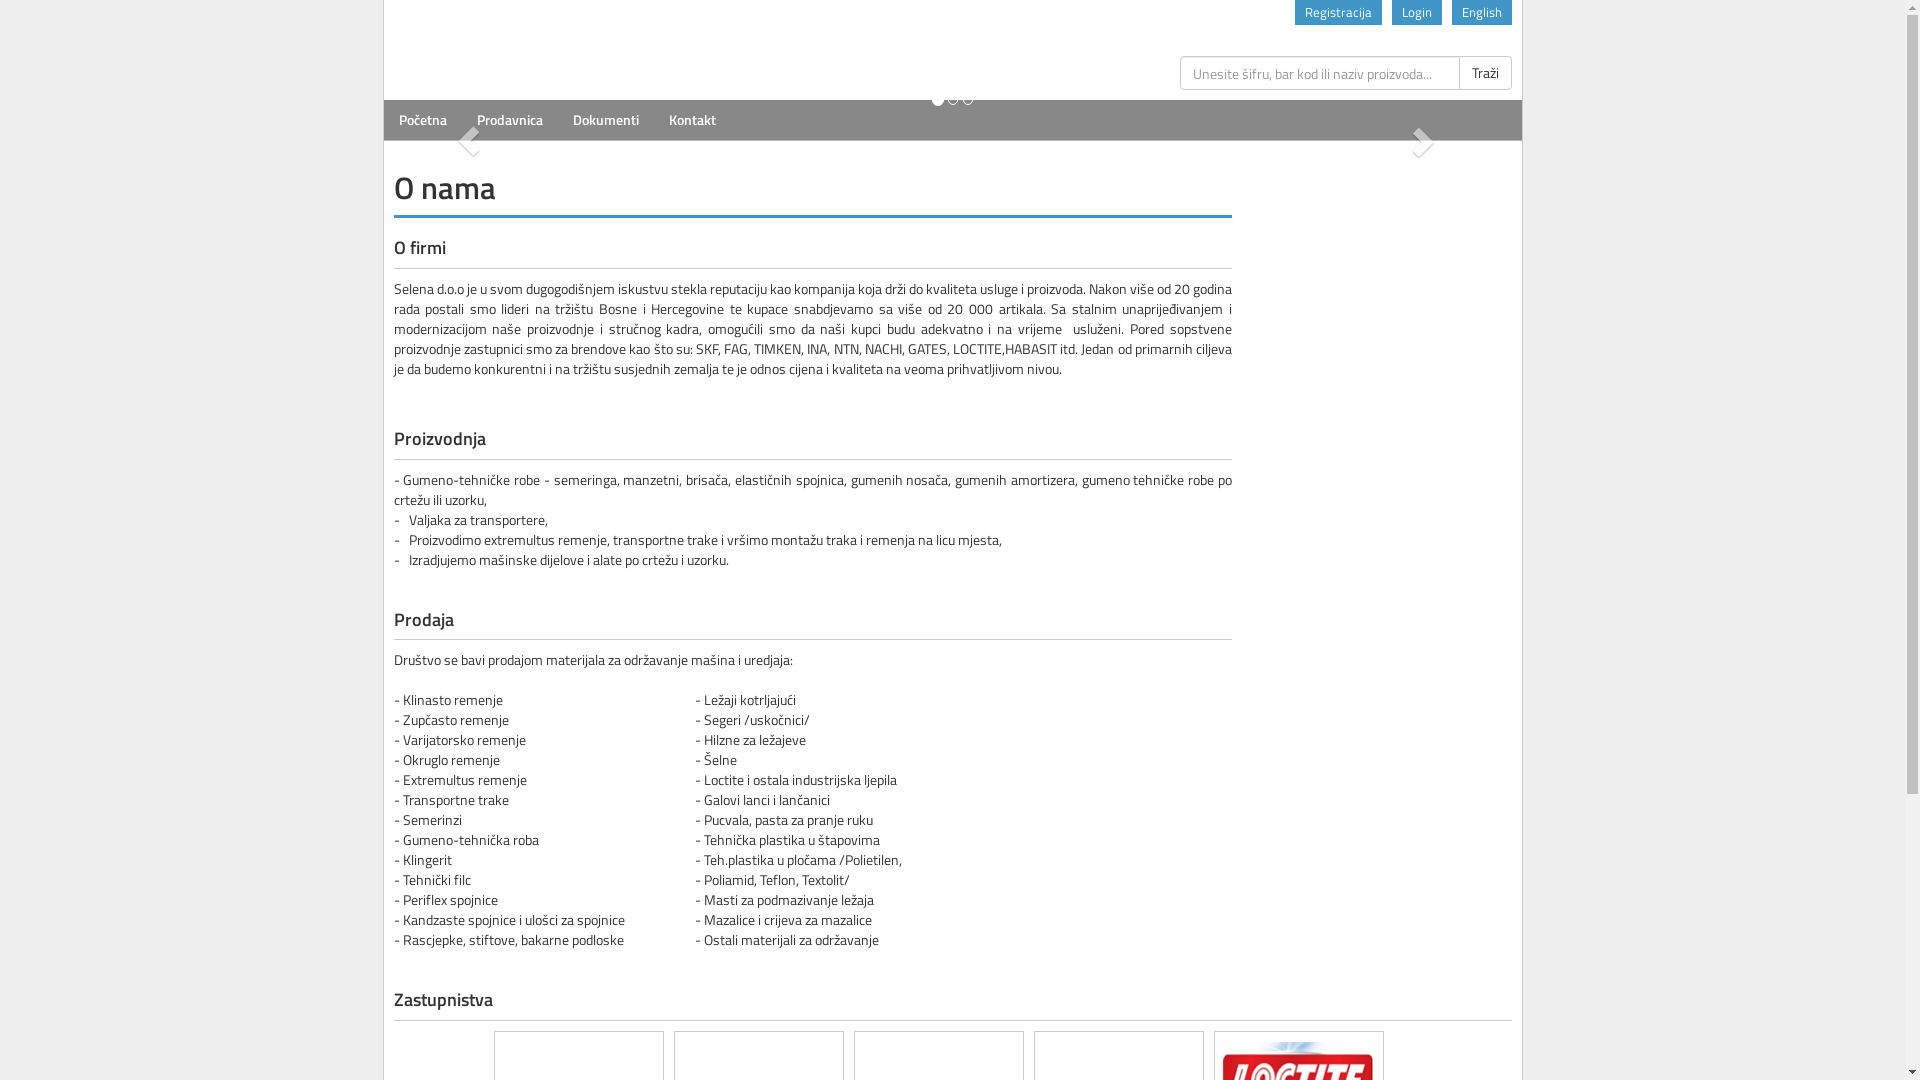 This screenshot has width=1920, height=1080. What do you see at coordinates (1415, 12) in the screenshot?
I see `'Login'` at bounding box center [1415, 12].